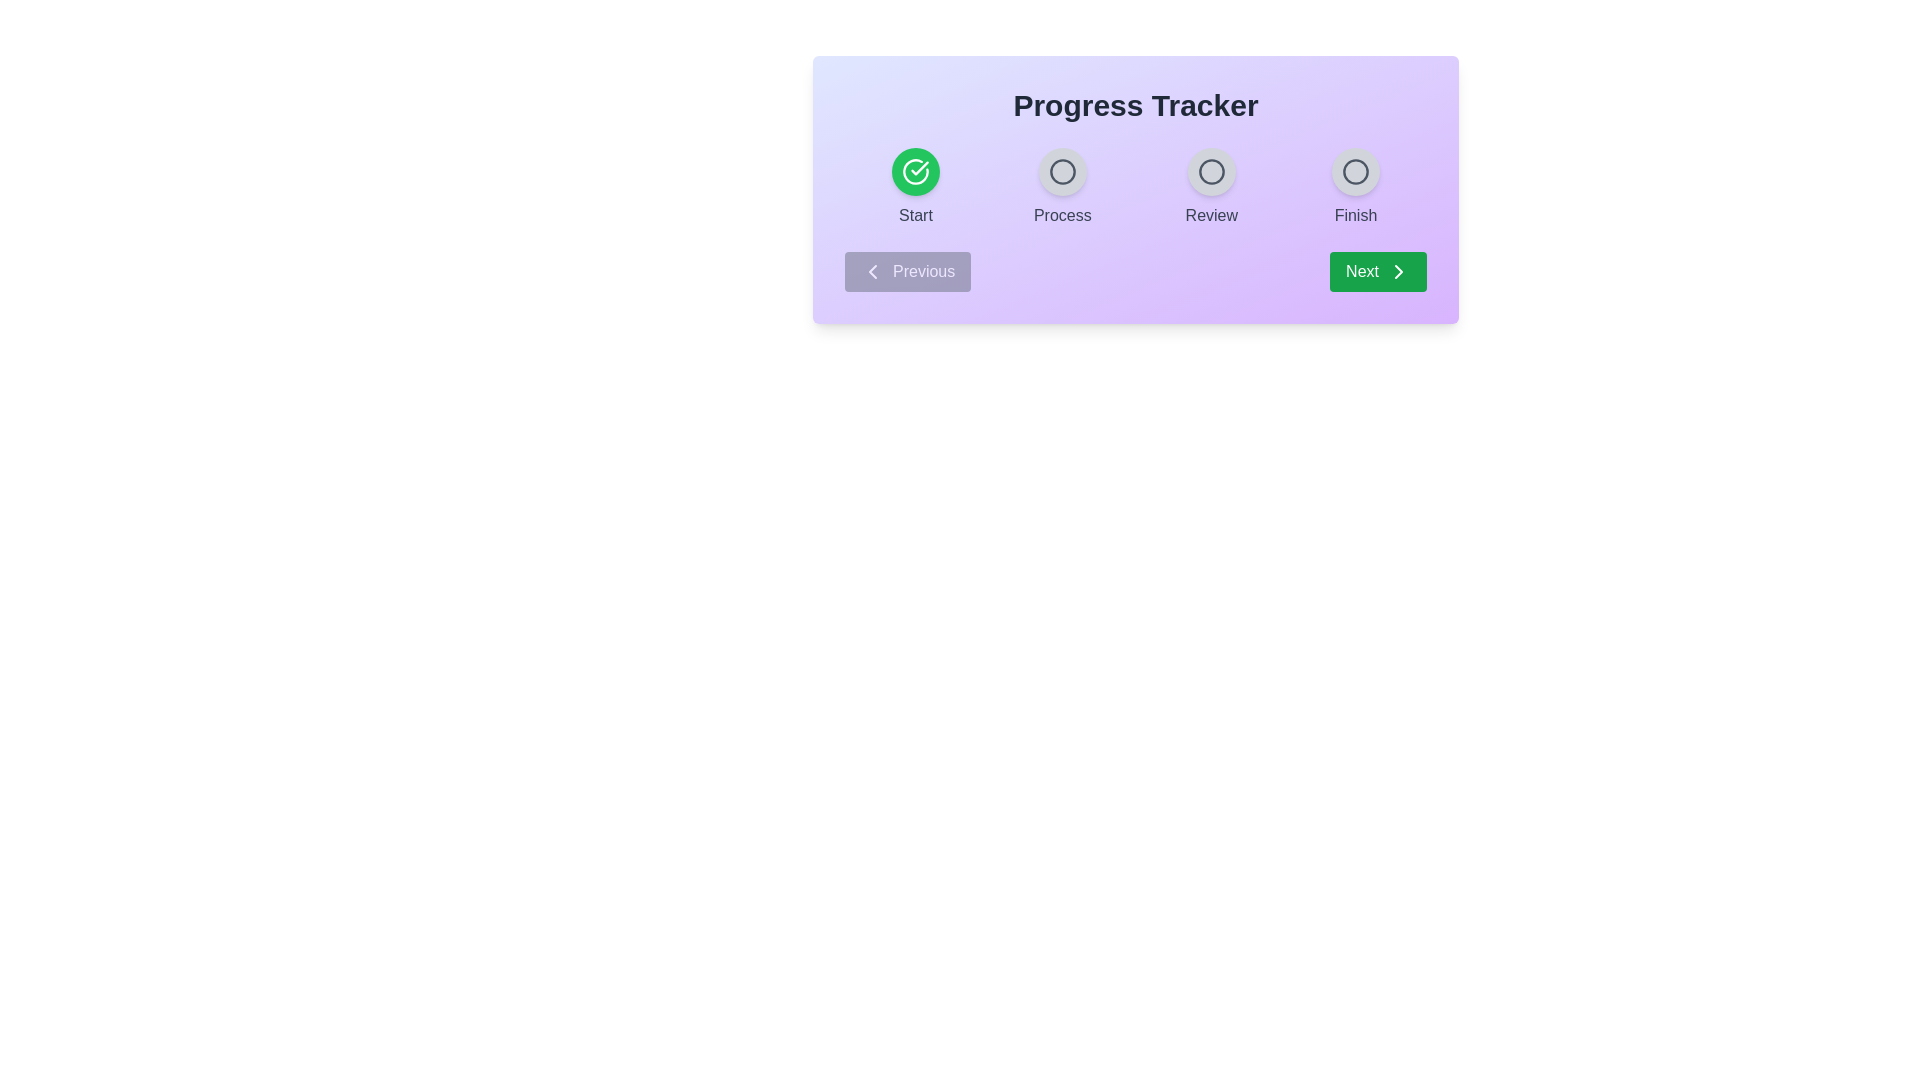  What do you see at coordinates (1355, 171) in the screenshot?
I see `the circular button with a gray background located under the label 'Finish' in the stepper control` at bounding box center [1355, 171].